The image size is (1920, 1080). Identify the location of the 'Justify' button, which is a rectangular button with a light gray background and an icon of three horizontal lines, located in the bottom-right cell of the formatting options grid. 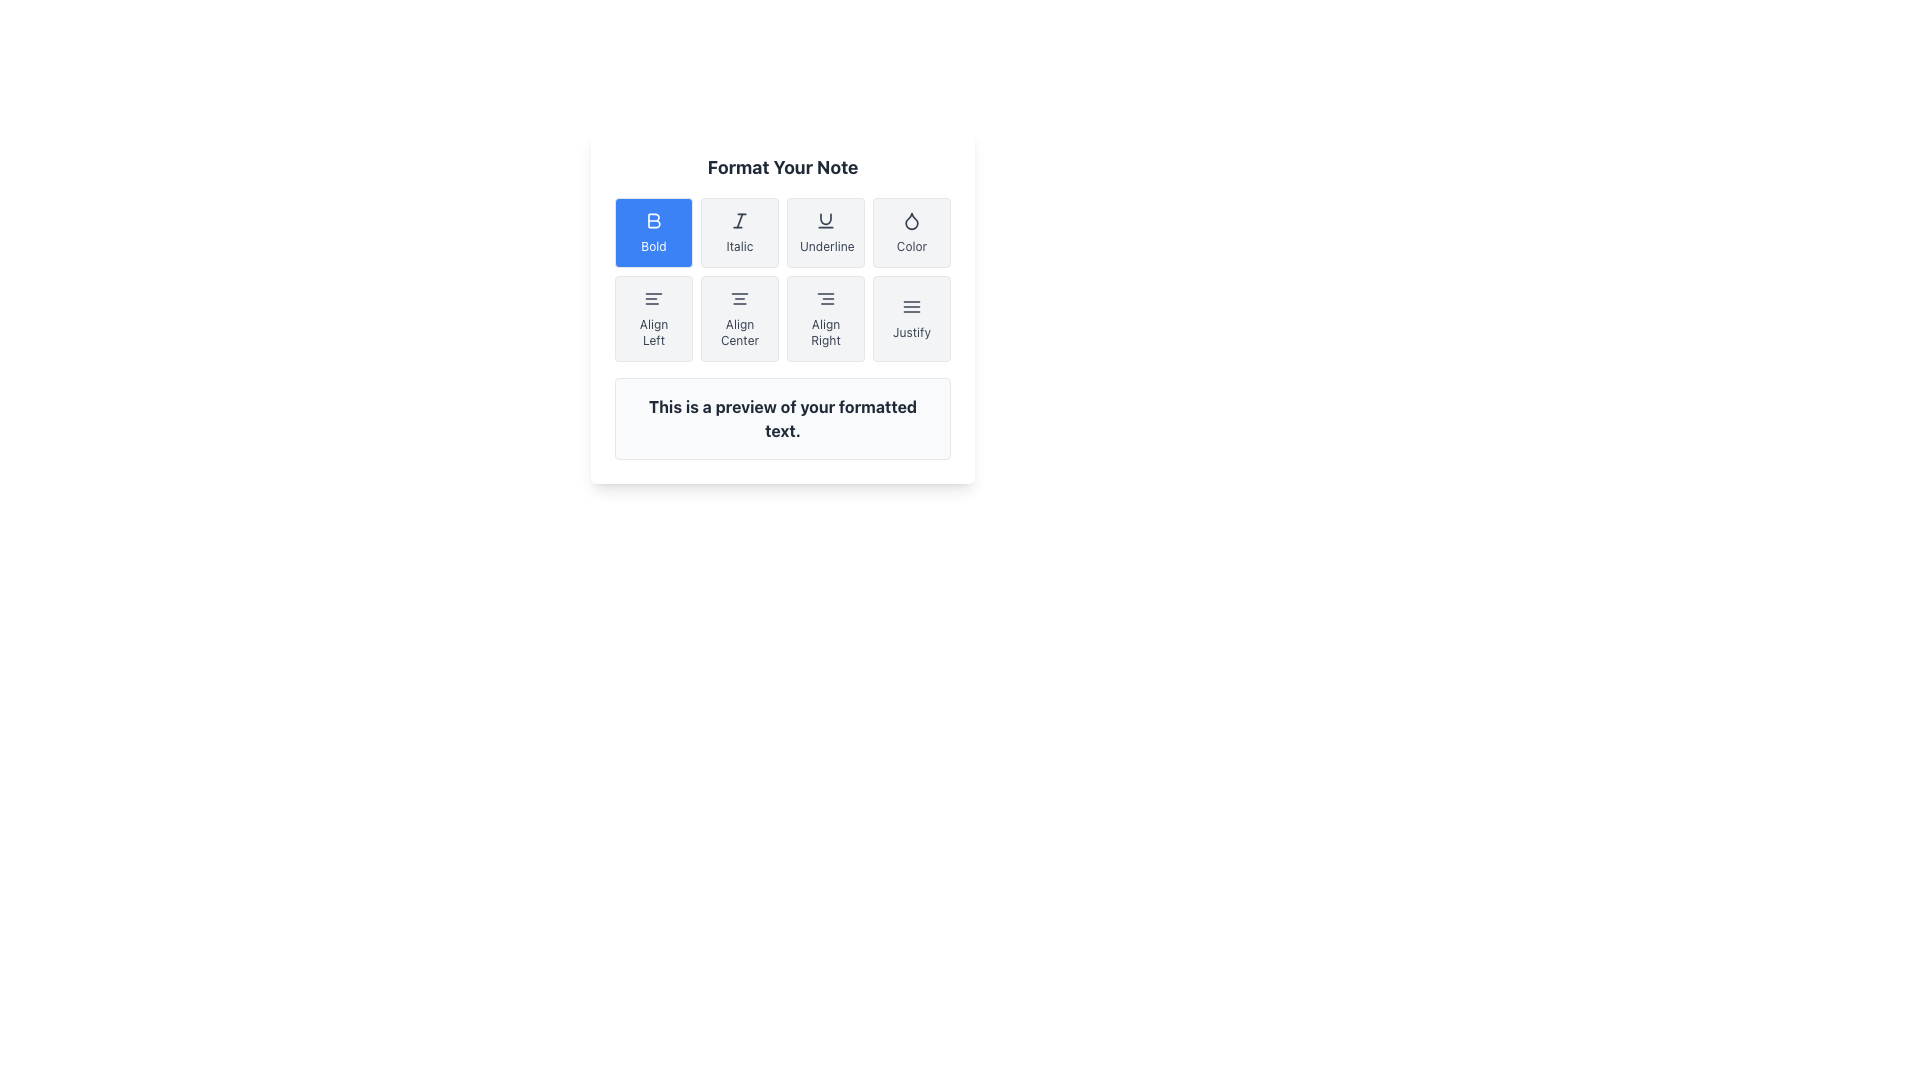
(911, 318).